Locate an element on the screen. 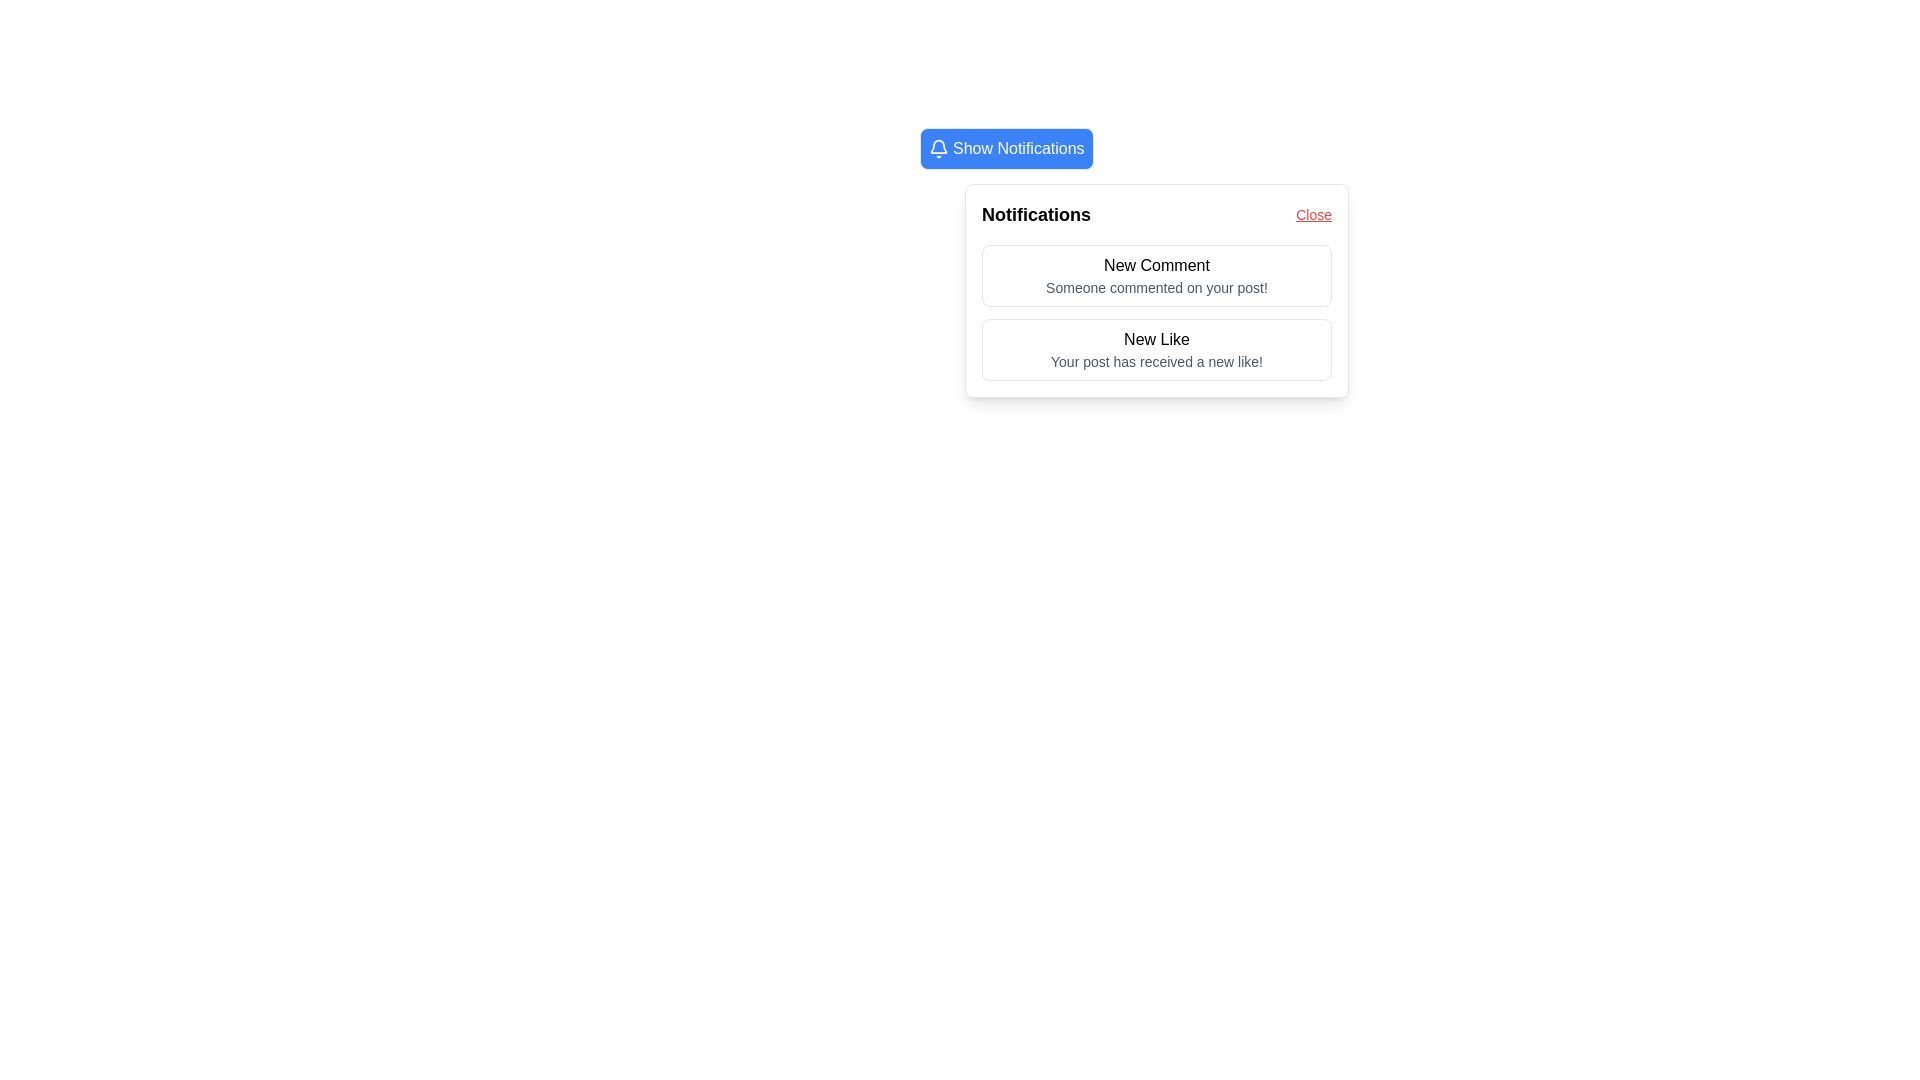 The width and height of the screenshot is (1920, 1080). text block displaying 'Someone commented on your post!' located beneath the 'New Comment' header in the notification panel is located at coordinates (1156, 288).